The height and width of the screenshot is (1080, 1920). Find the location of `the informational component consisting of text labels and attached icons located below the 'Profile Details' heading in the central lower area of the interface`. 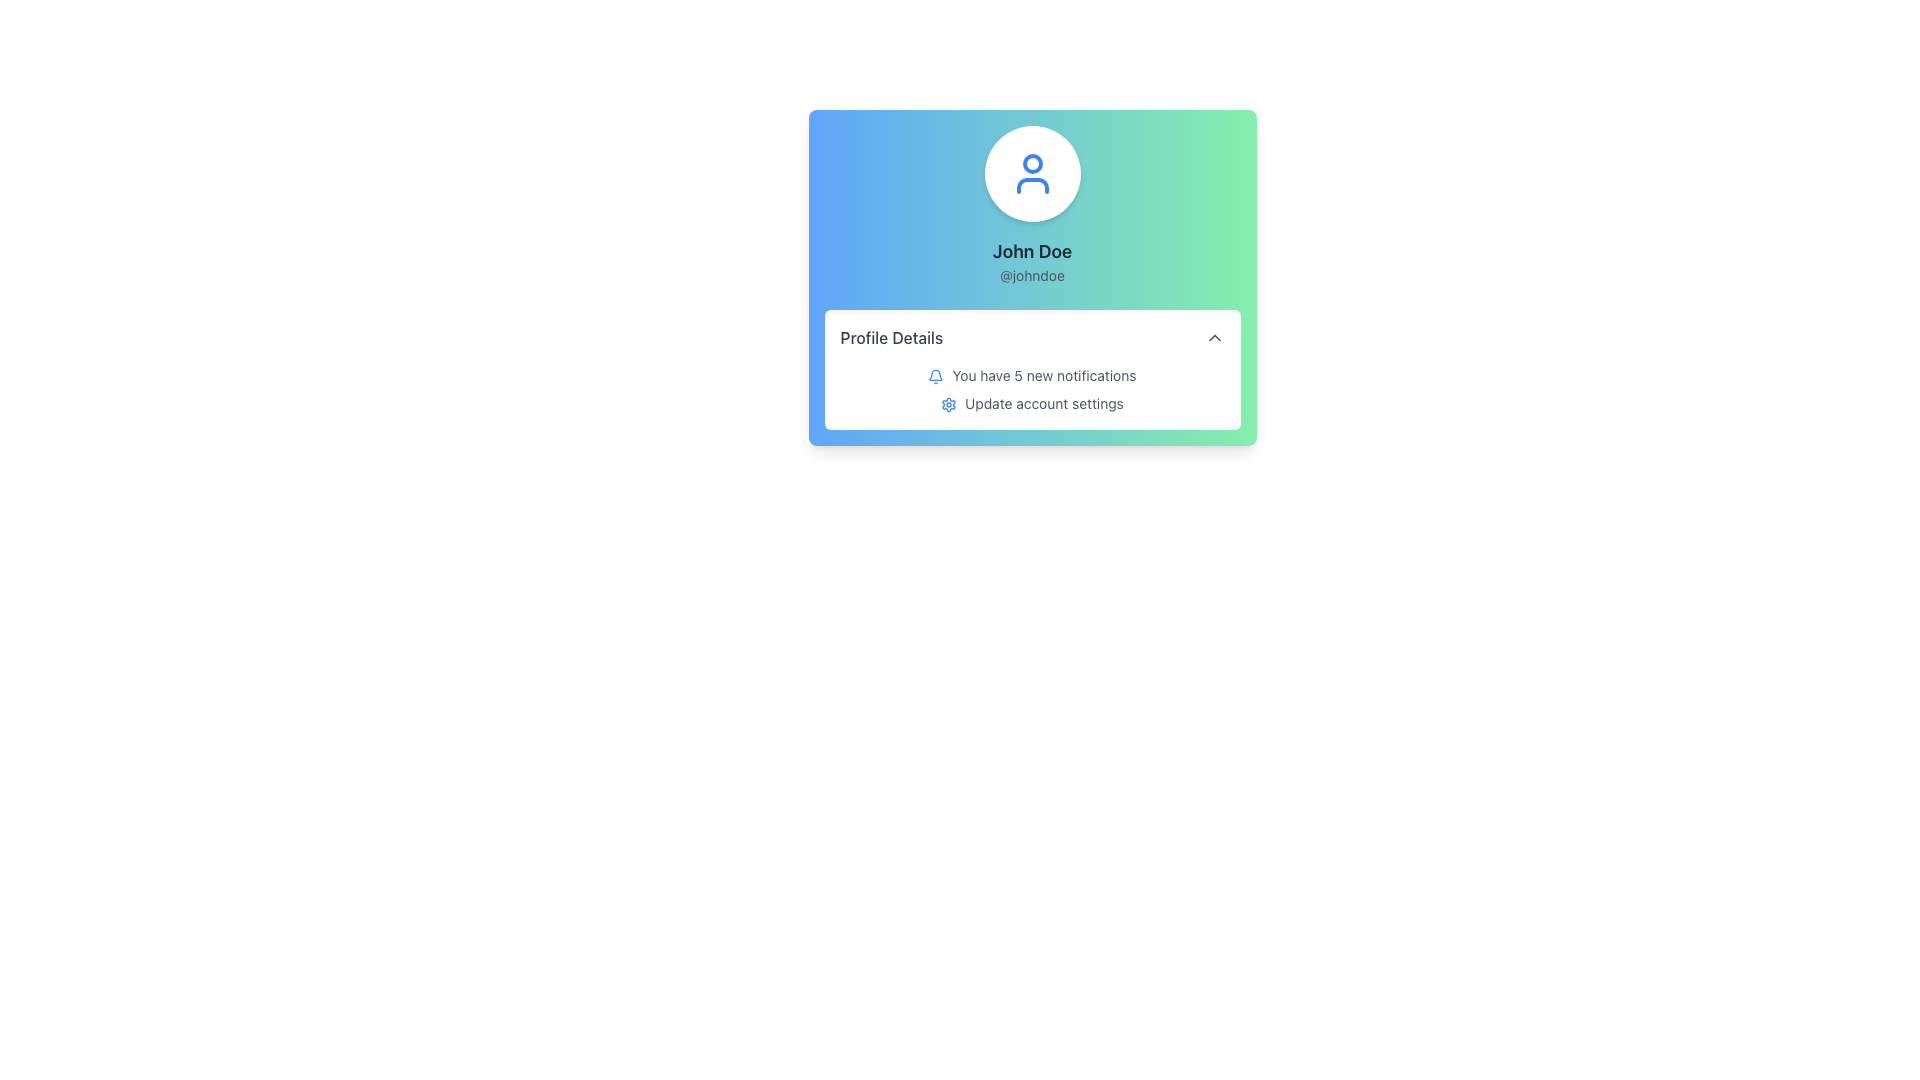

the informational component consisting of text labels and attached icons located below the 'Profile Details' heading in the central lower area of the interface is located at coordinates (1032, 389).